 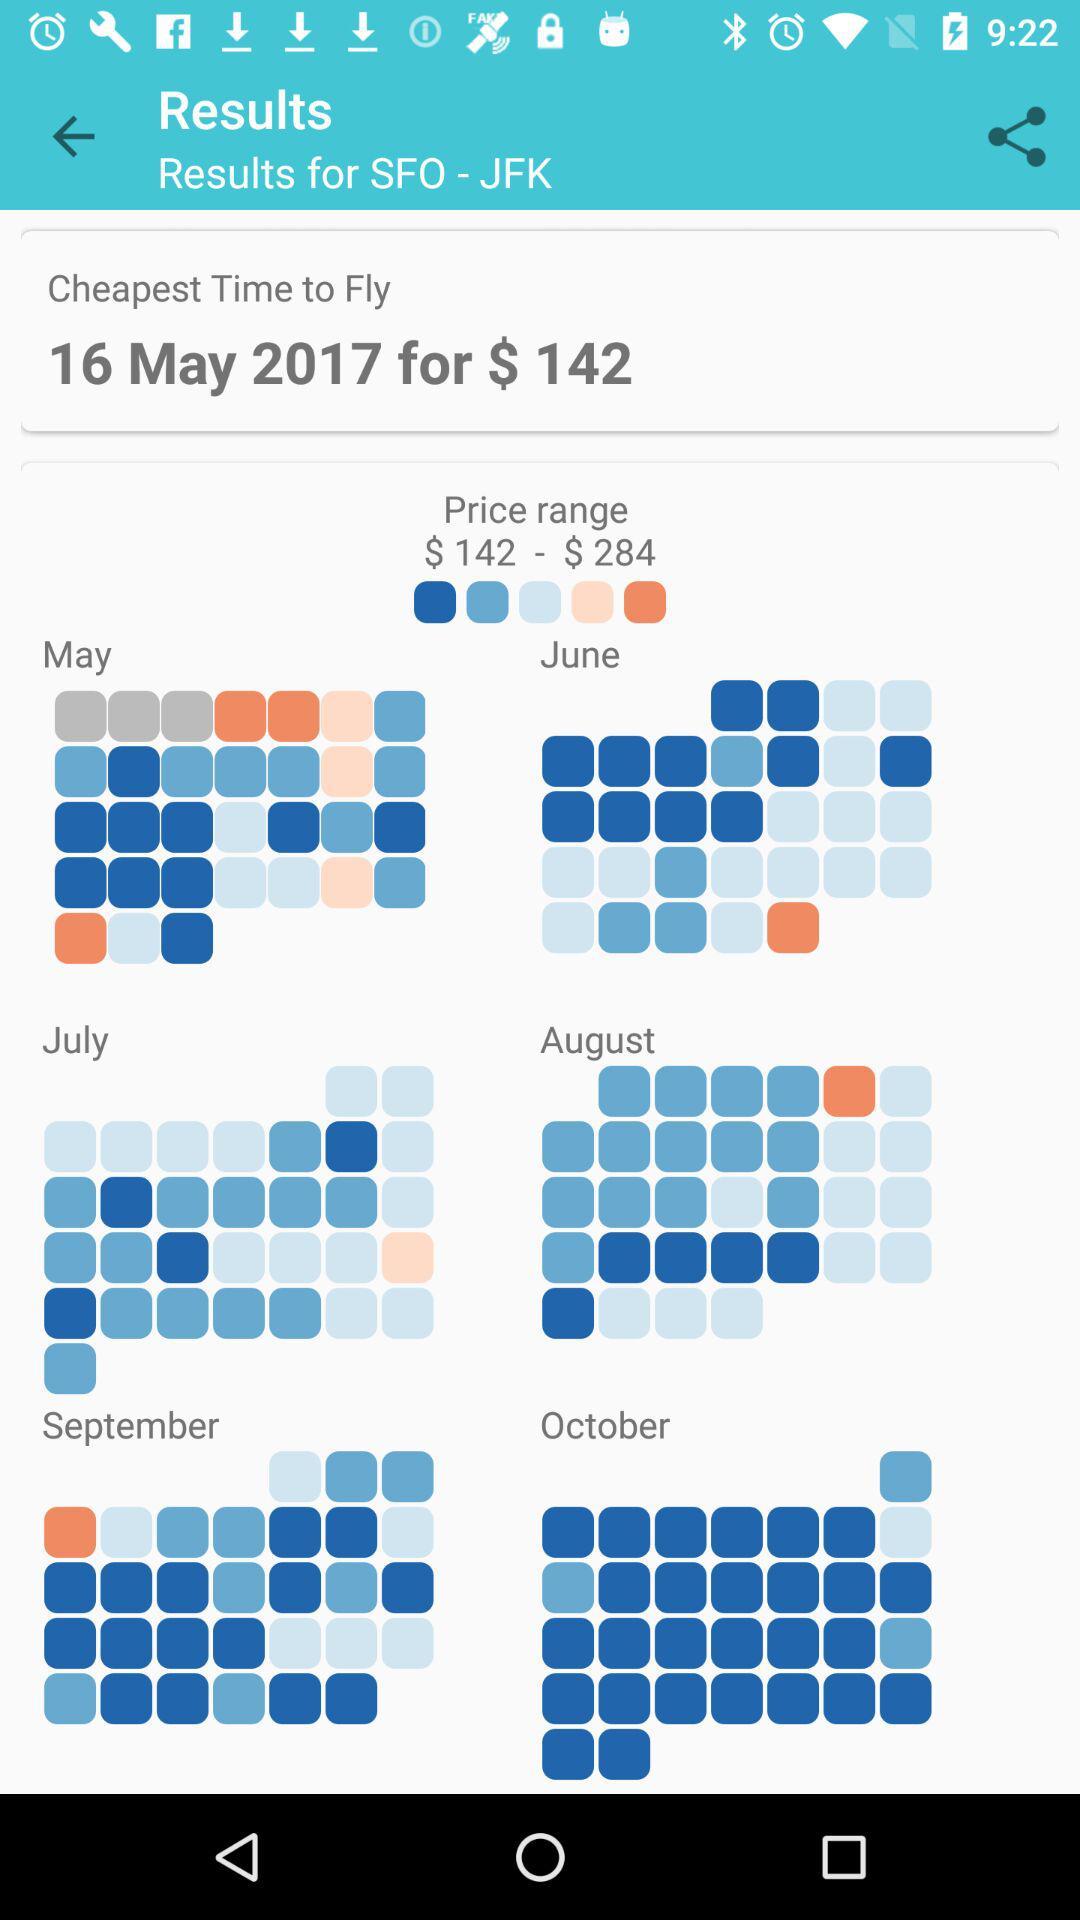 I want to click on the icon at the top right corner, so click(x=1017, y=135).